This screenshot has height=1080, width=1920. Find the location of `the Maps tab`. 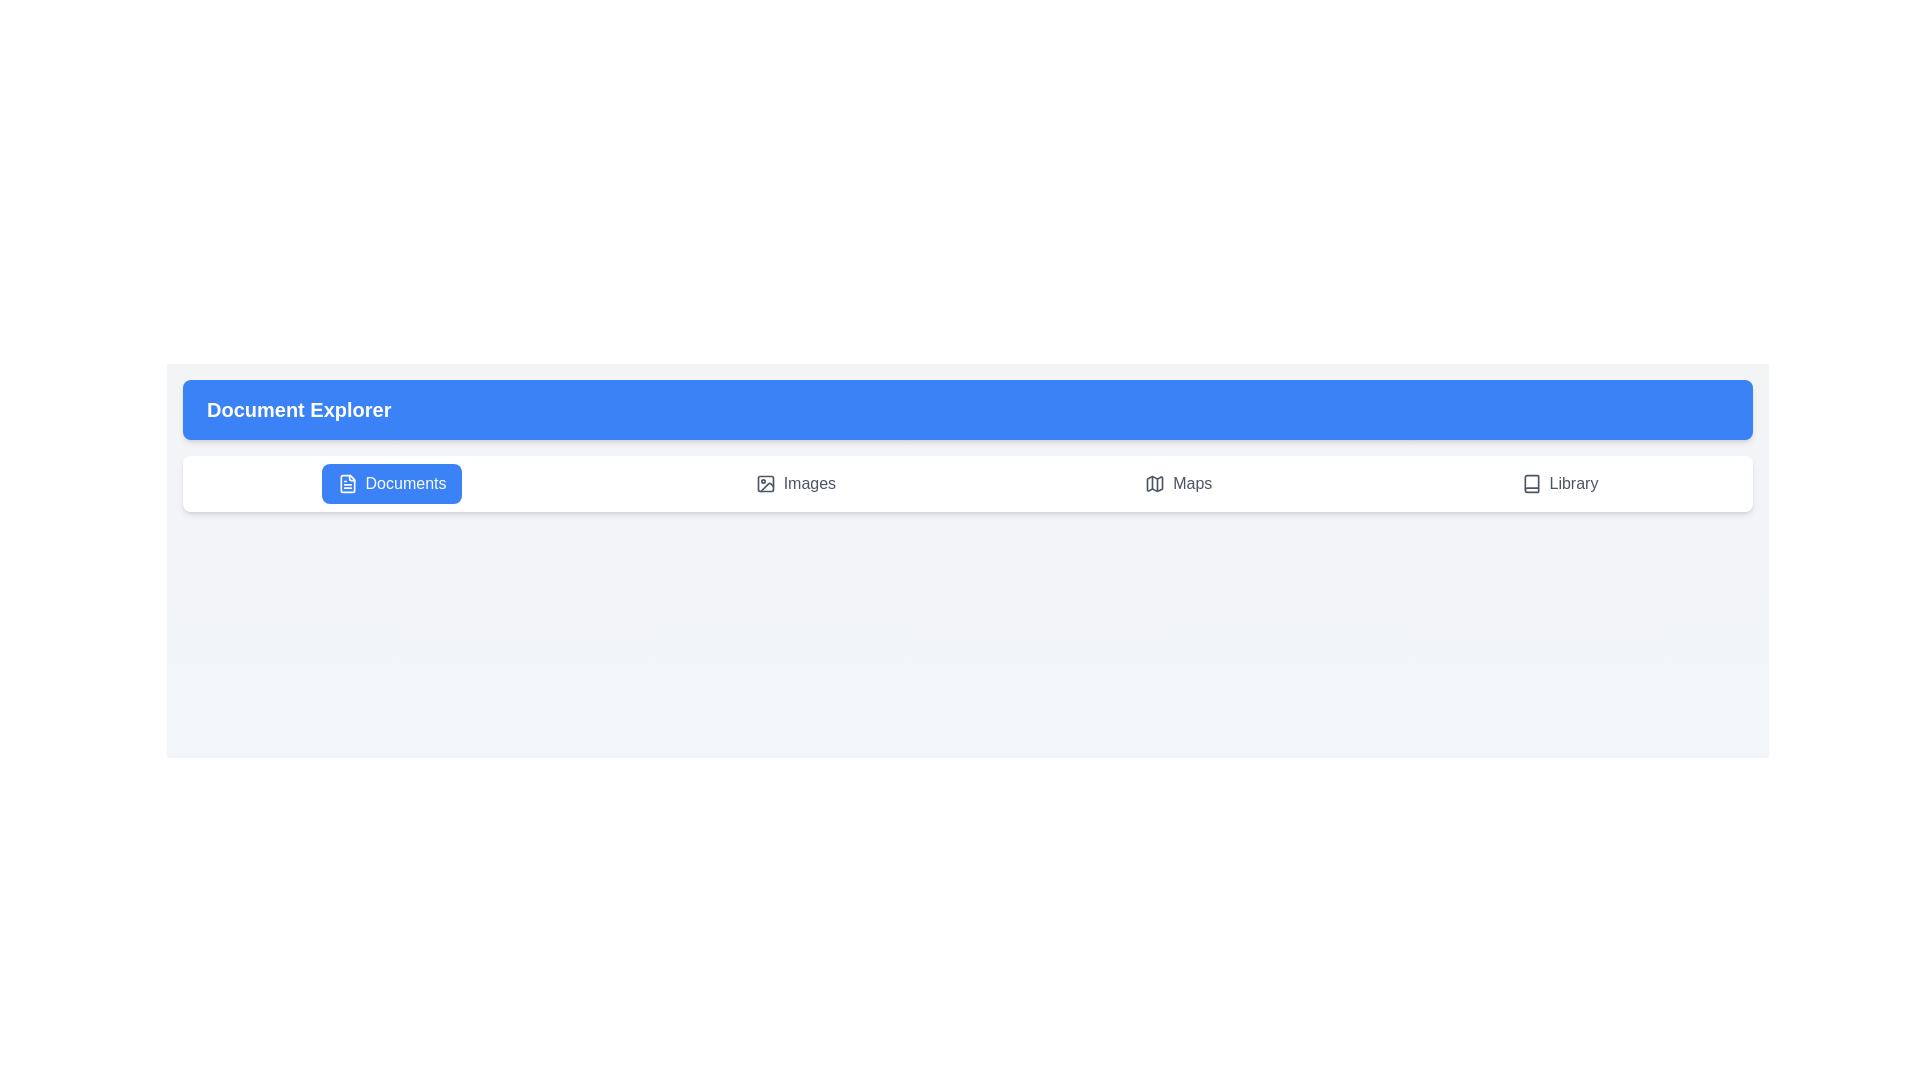

the Maps tab is located at coordinates (1179, 483).